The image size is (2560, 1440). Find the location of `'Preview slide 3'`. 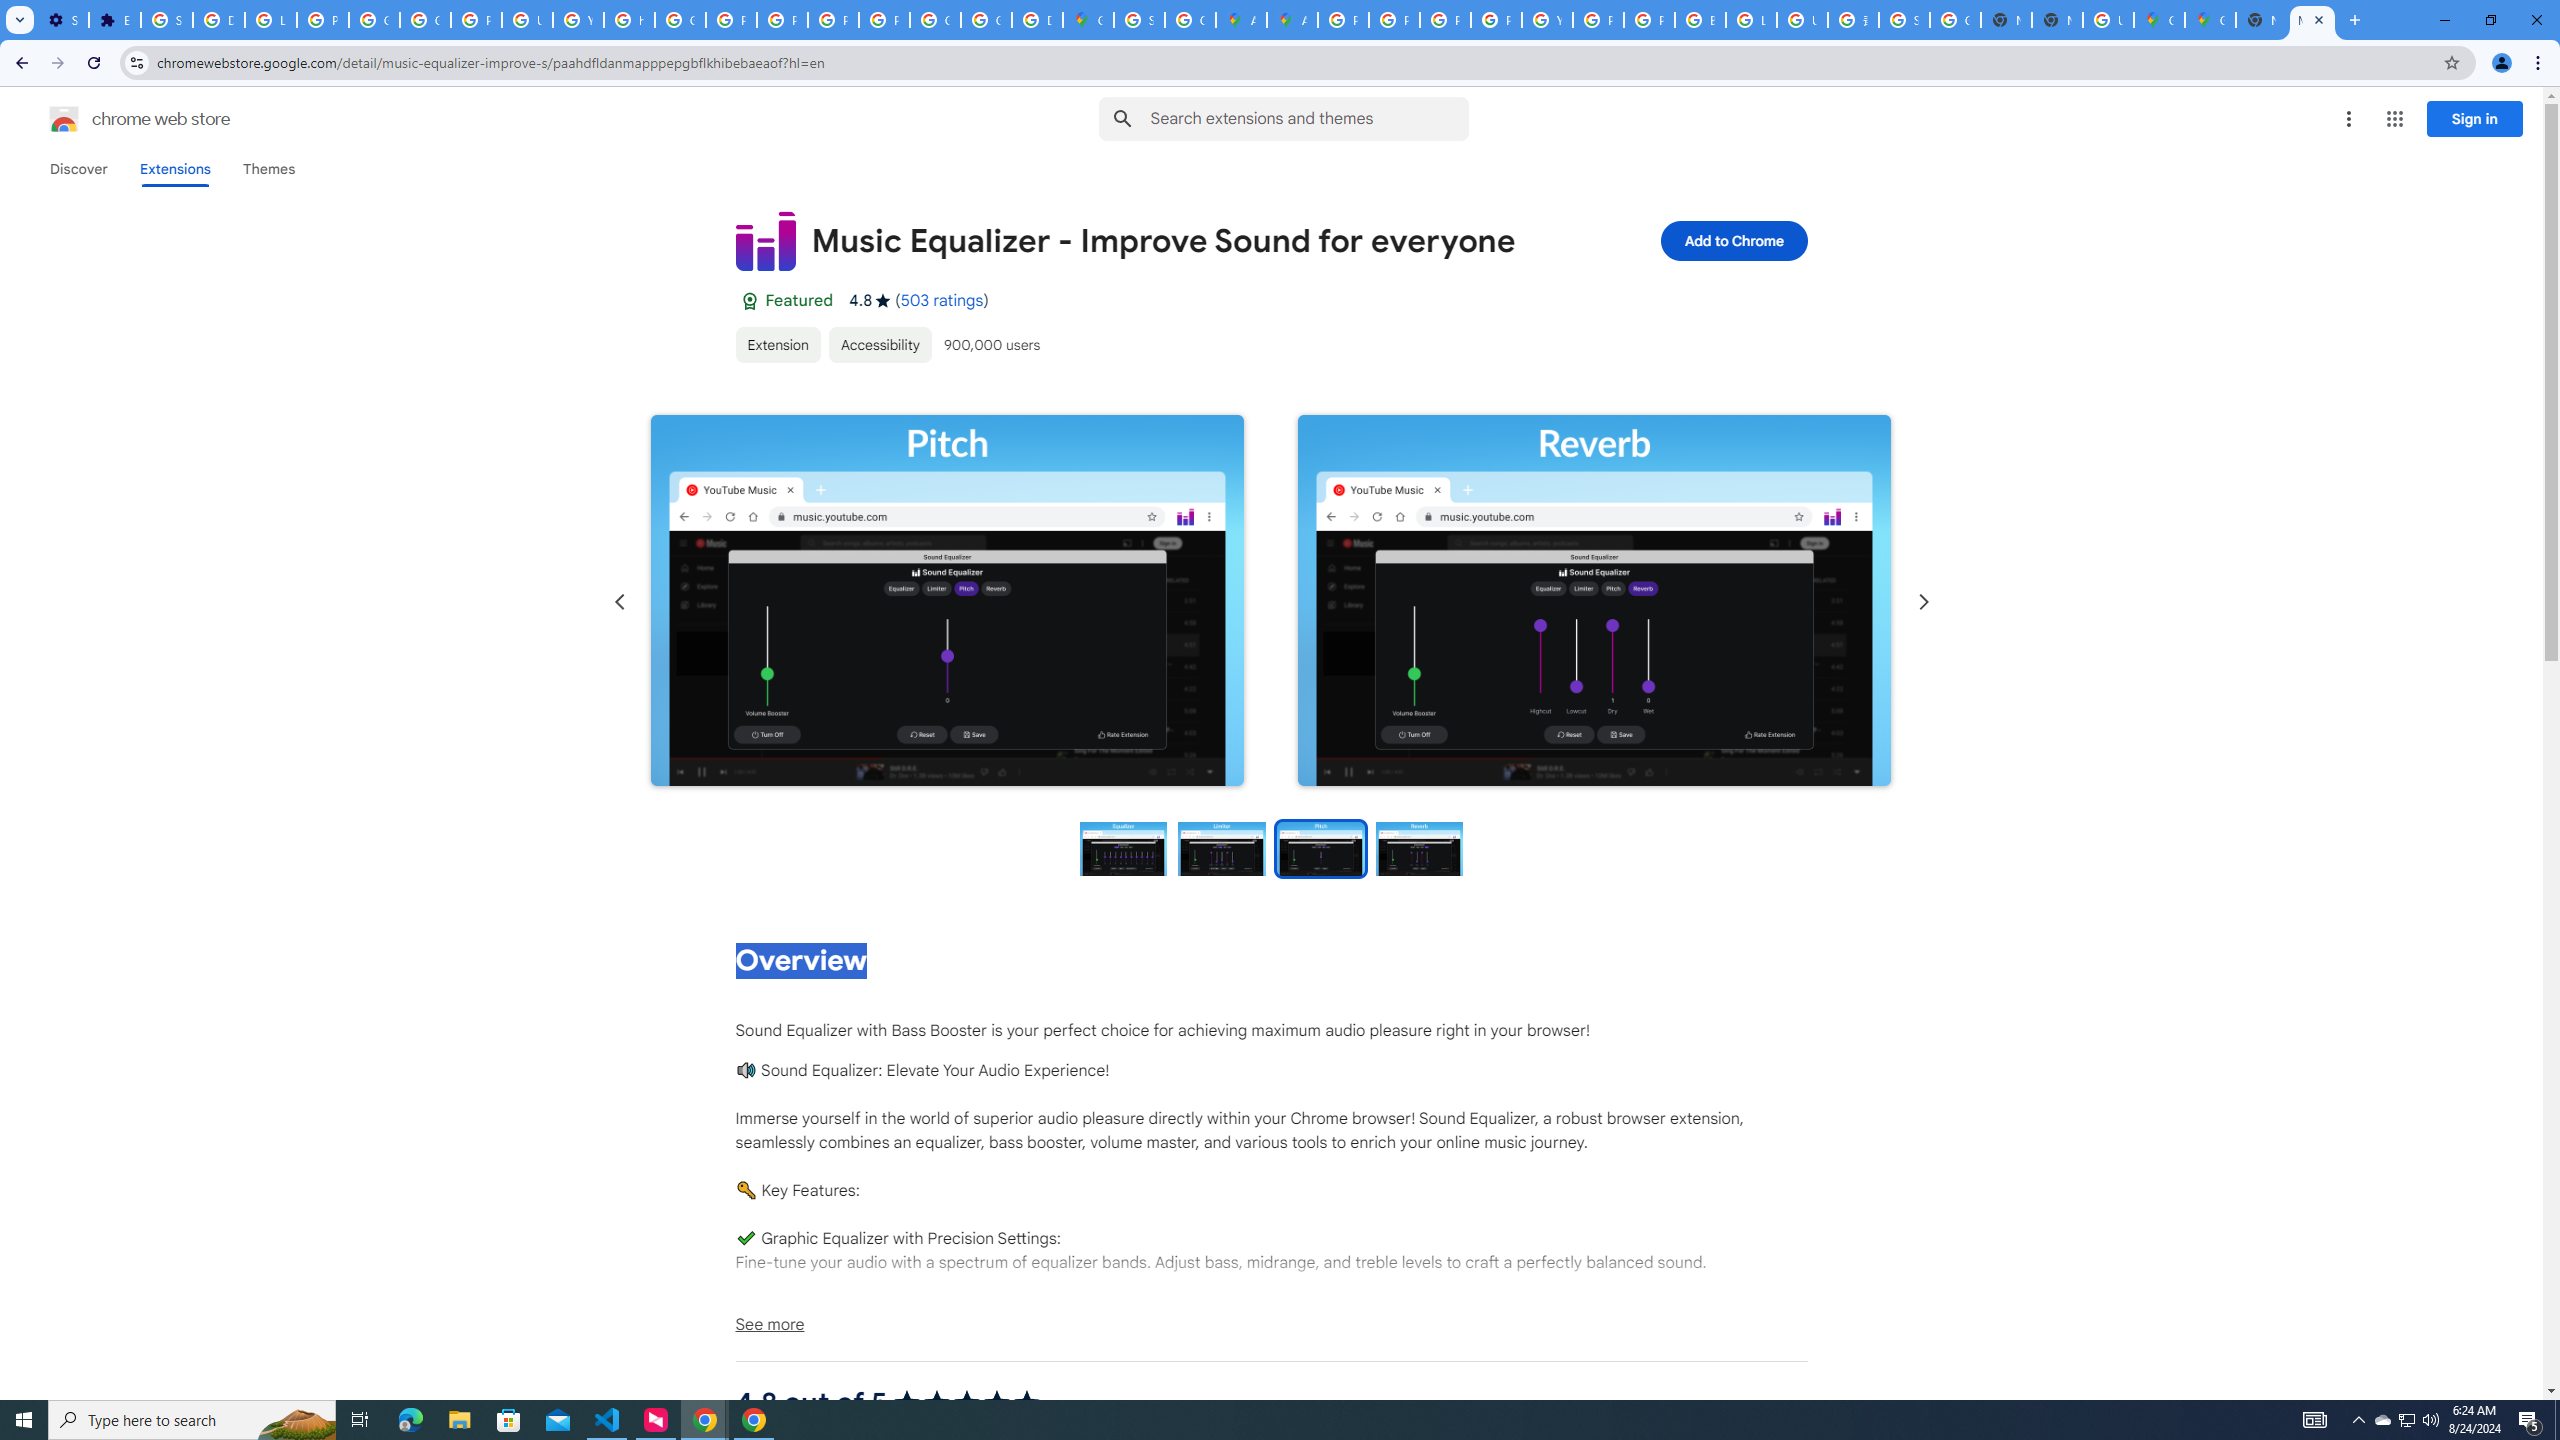

'Preview slide 3' is located at coordinates (1320, 847).